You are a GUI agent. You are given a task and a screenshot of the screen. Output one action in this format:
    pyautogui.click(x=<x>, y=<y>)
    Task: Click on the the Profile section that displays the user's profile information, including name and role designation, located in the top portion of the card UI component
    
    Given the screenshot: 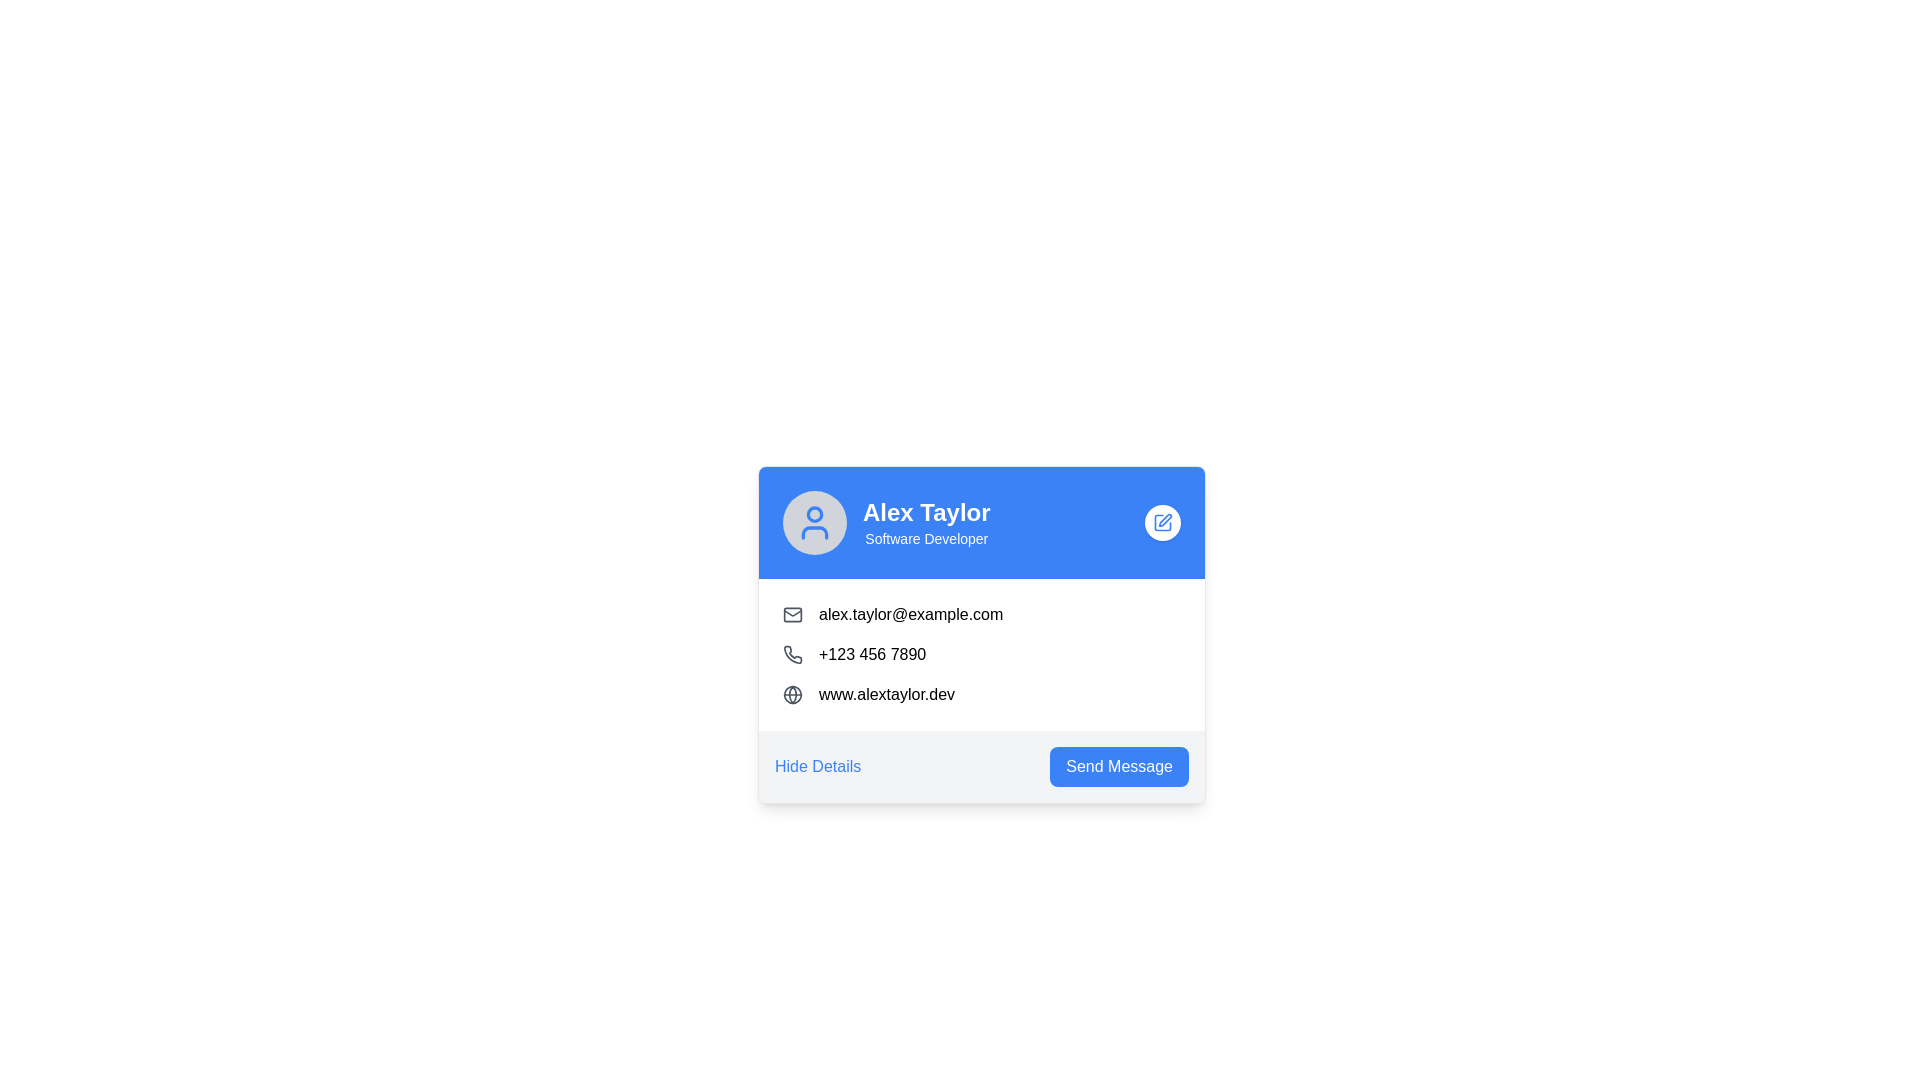 What is the action you would take?
    pyautogui.click(x=885, y=522)
    